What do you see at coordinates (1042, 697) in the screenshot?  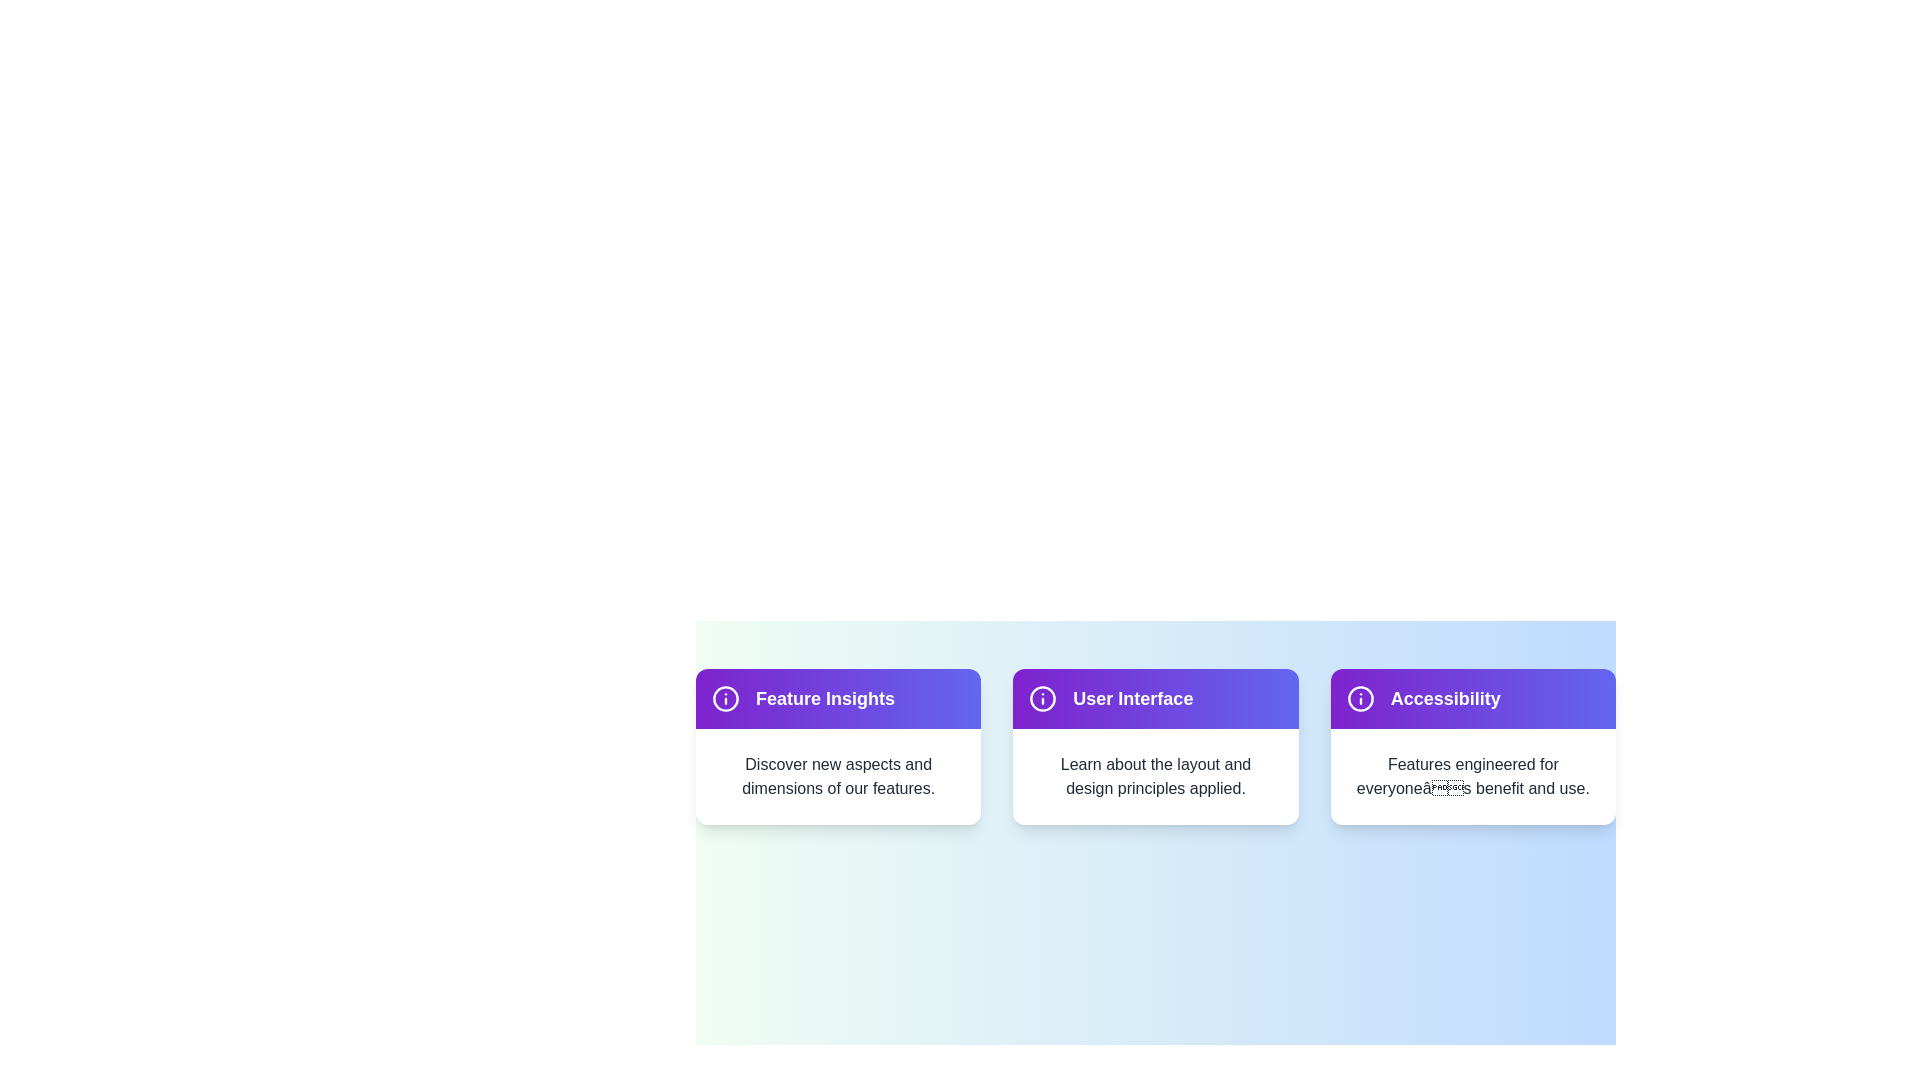 I see `the circular graphical shape centered within the icon in the second card labeled 'User Interface'` at bounding box center [1042, 697].